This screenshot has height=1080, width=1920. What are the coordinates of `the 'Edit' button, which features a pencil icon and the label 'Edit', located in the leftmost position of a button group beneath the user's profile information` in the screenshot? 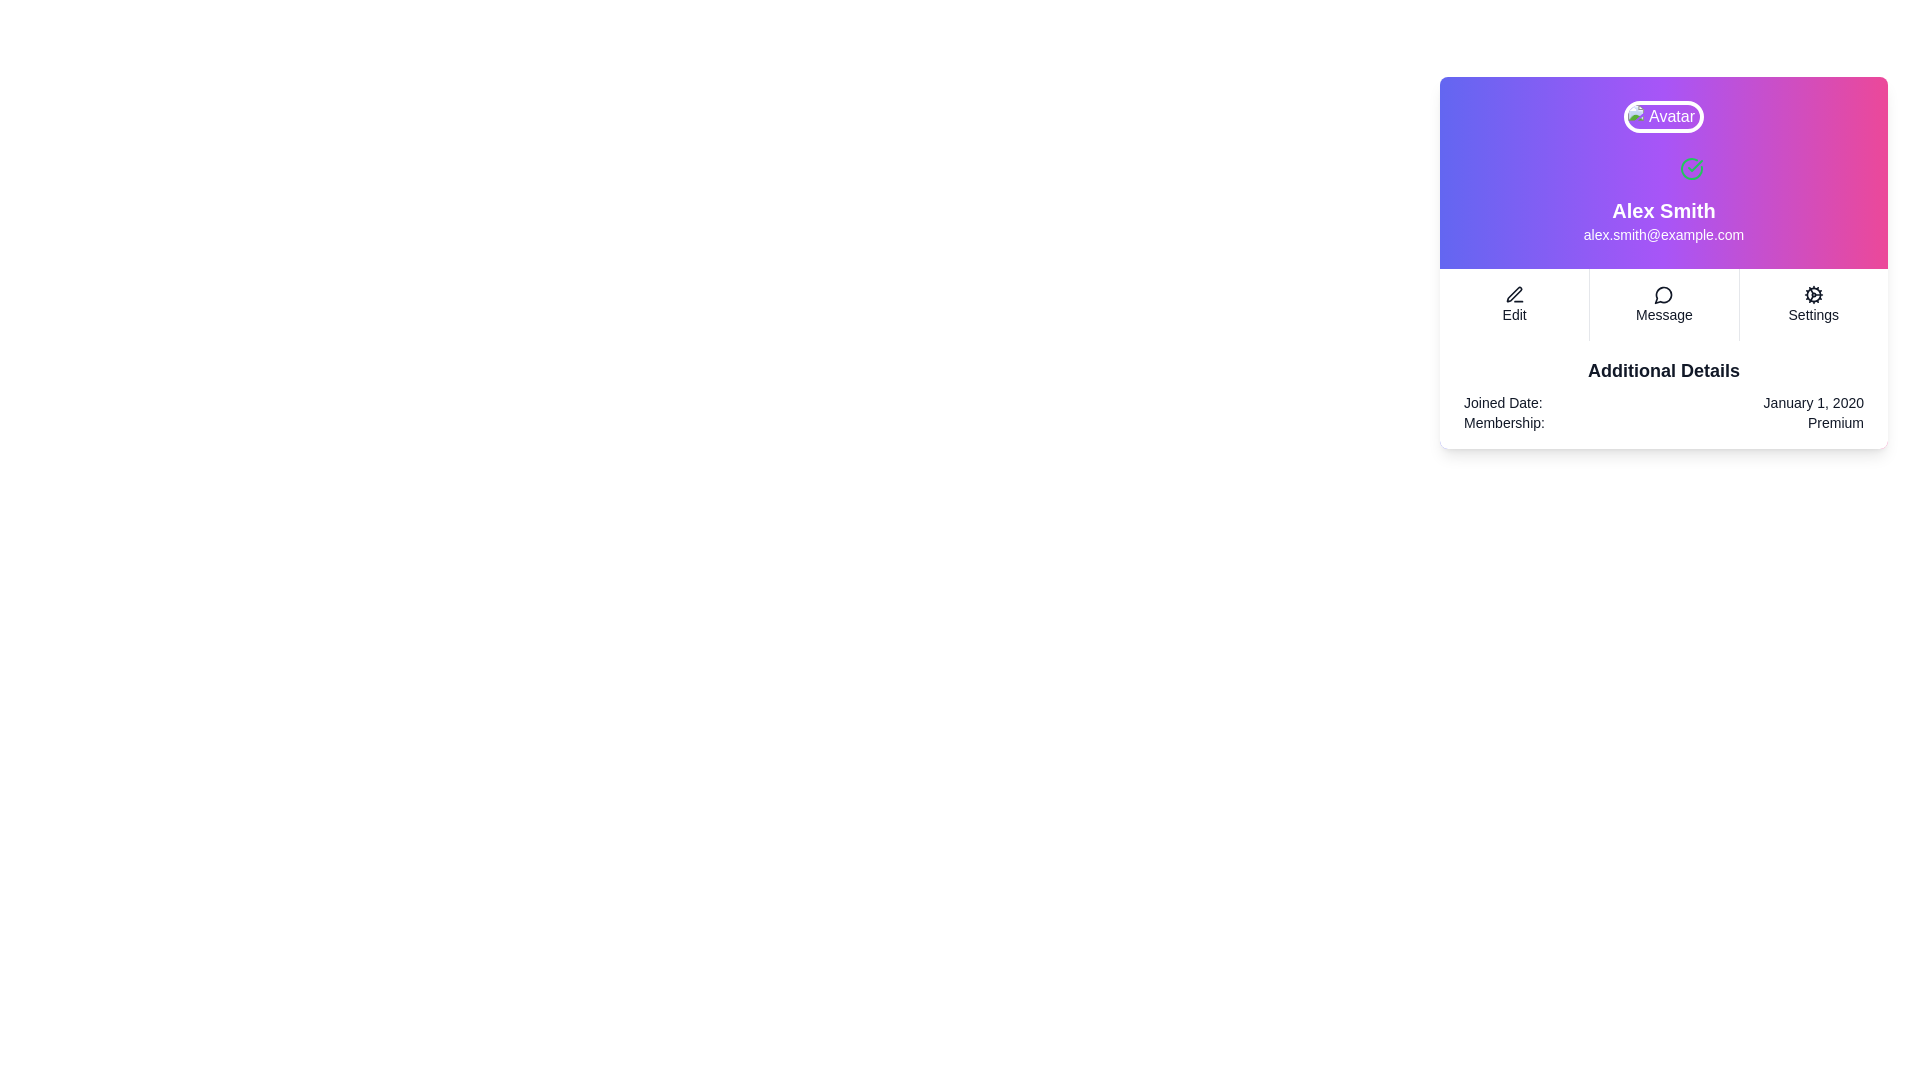 It's located at (1514, 304).